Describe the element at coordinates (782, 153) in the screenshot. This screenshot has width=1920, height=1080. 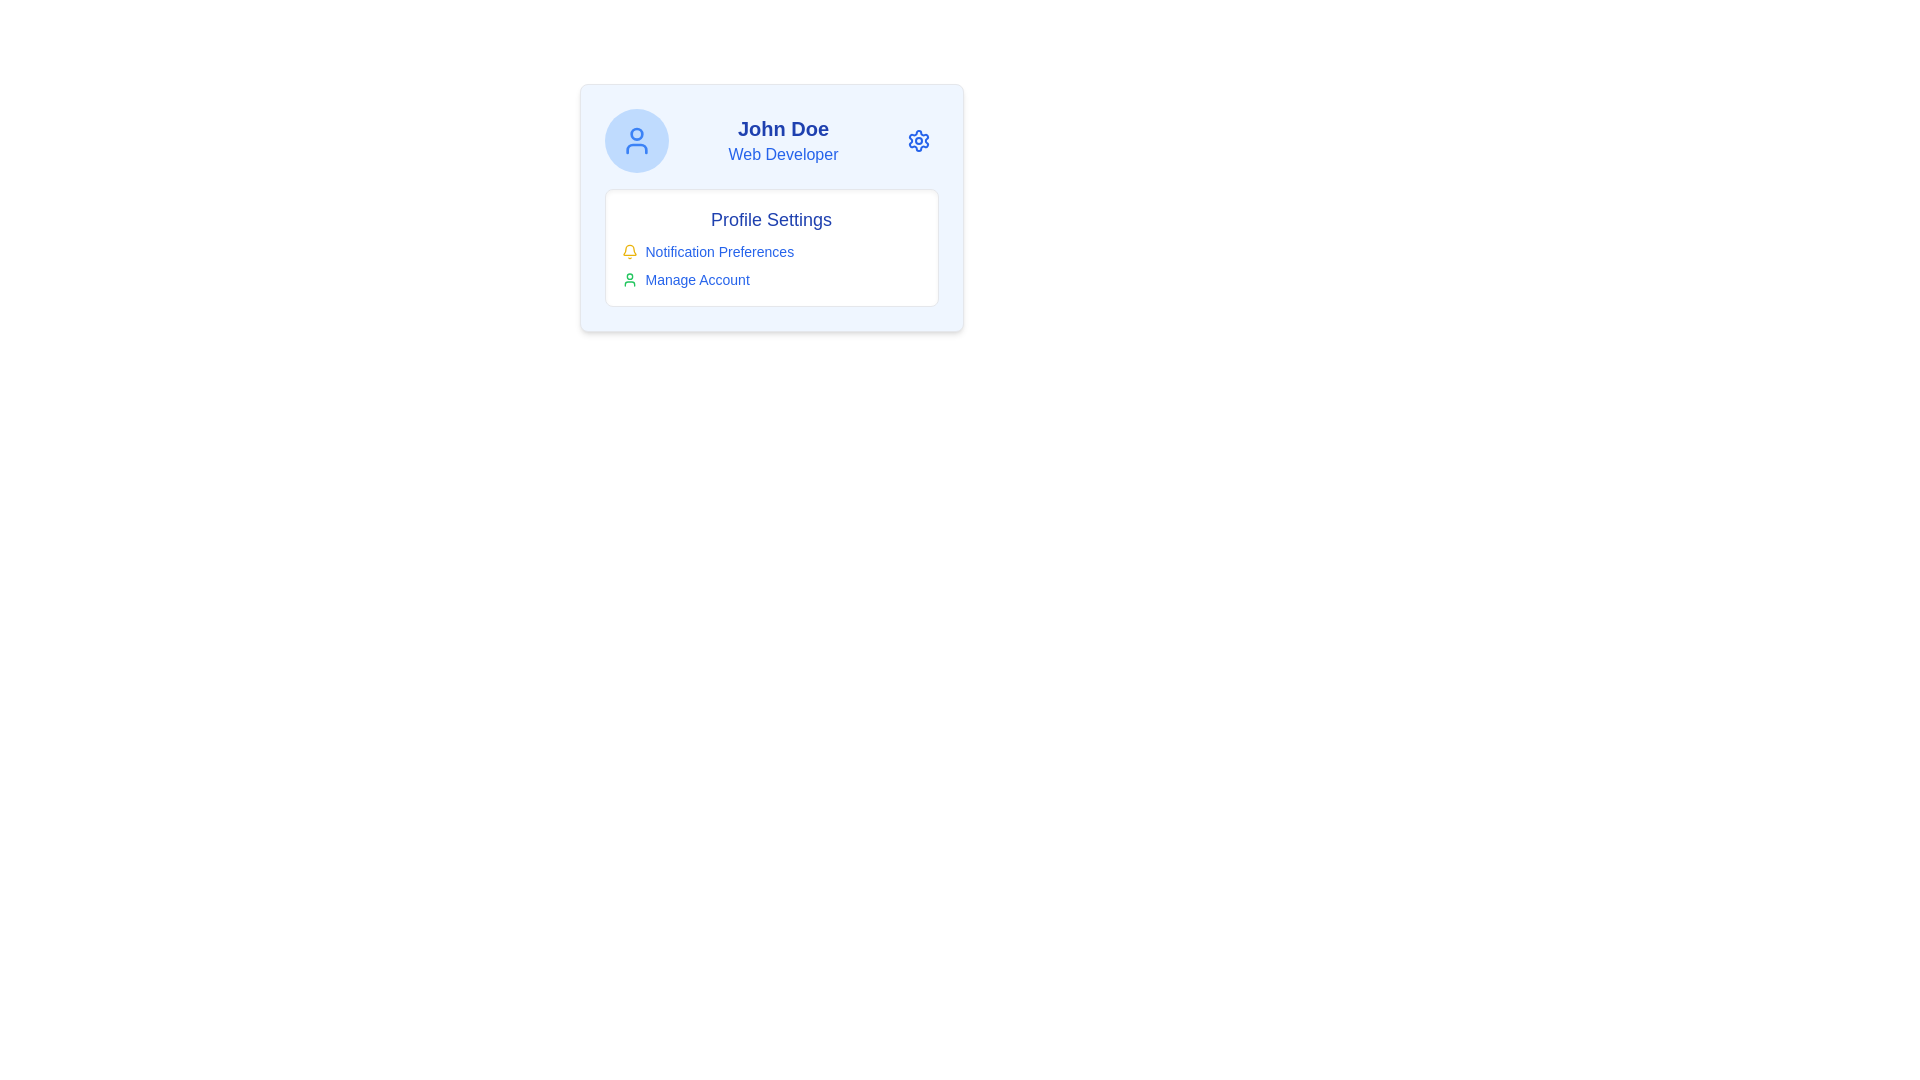
I see `text displayed in the Text Label that shows the user's professional title, located directly below the 'John Doe' text label in the user profile card` at that location.